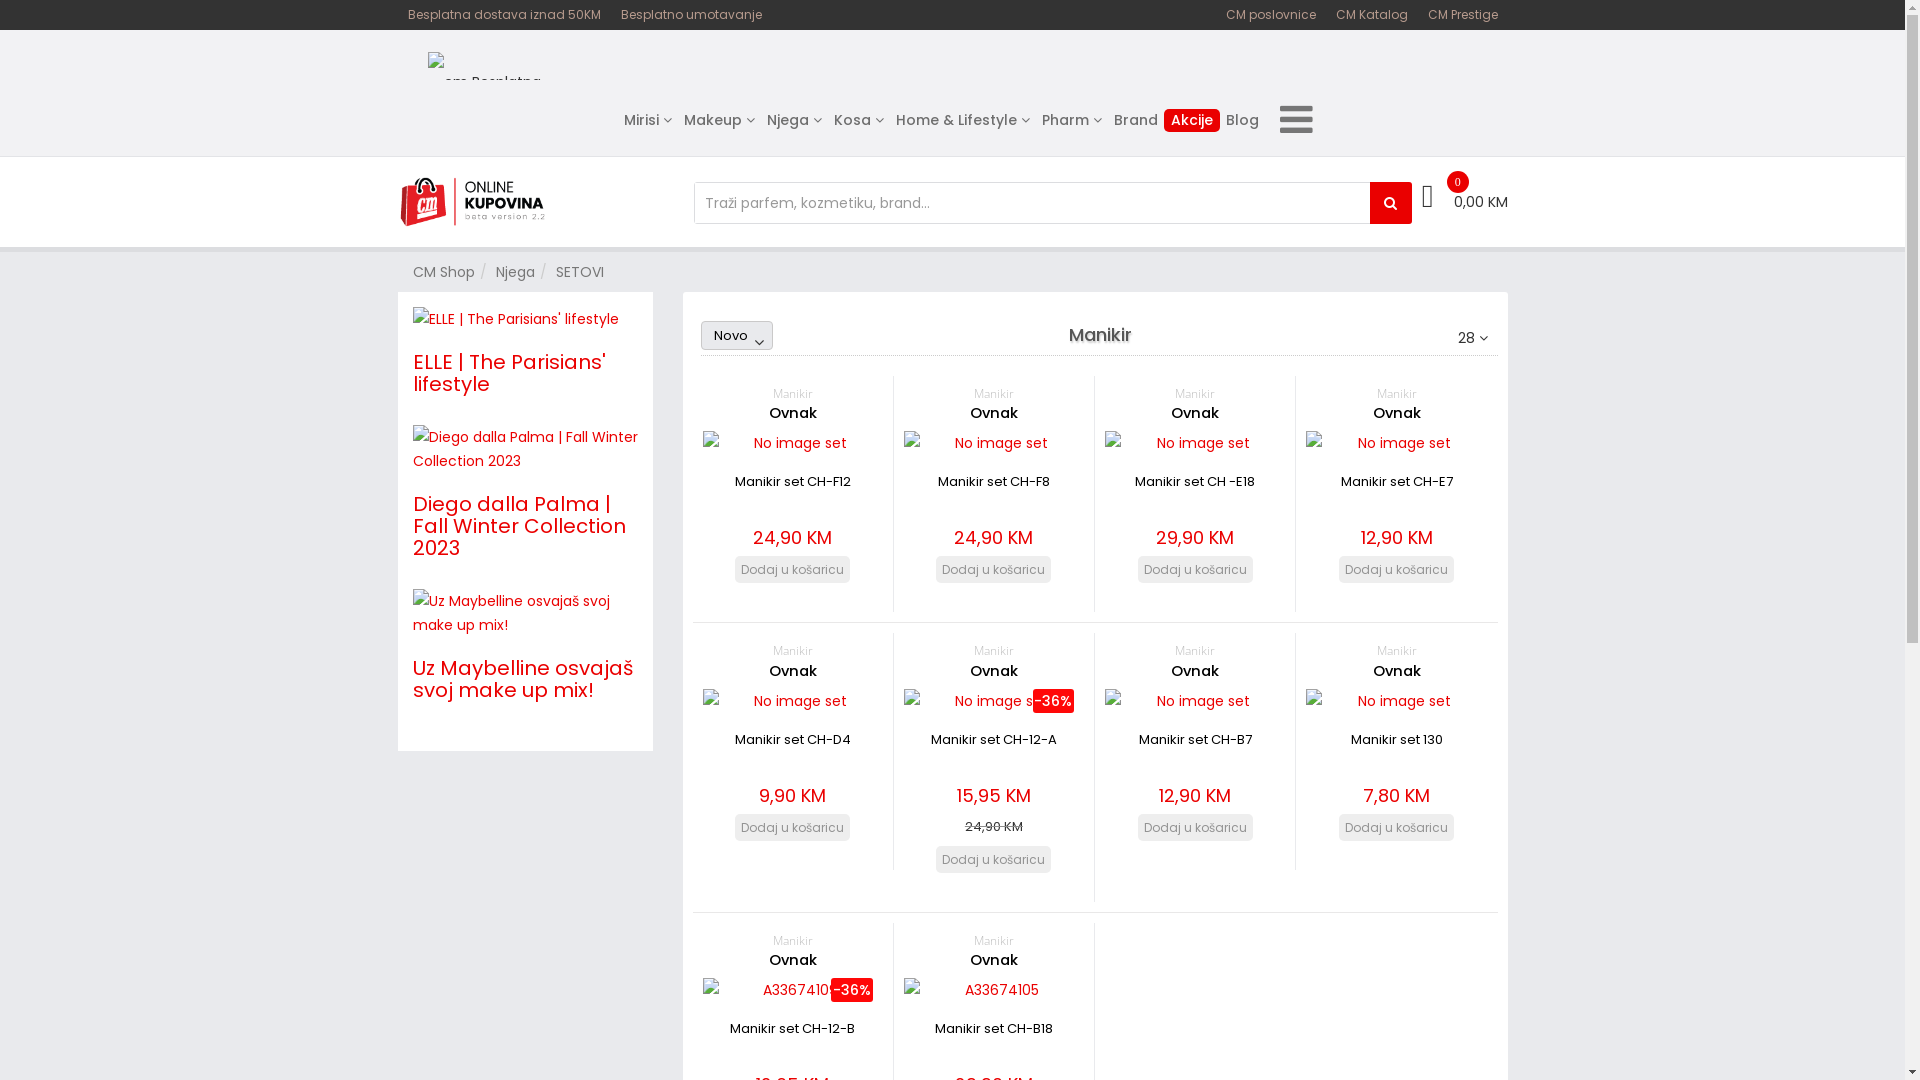  What do you see at coordinates (1036, 120) in the screenshot?
I see `'Pharm'` at bounding box center [1036, 120].